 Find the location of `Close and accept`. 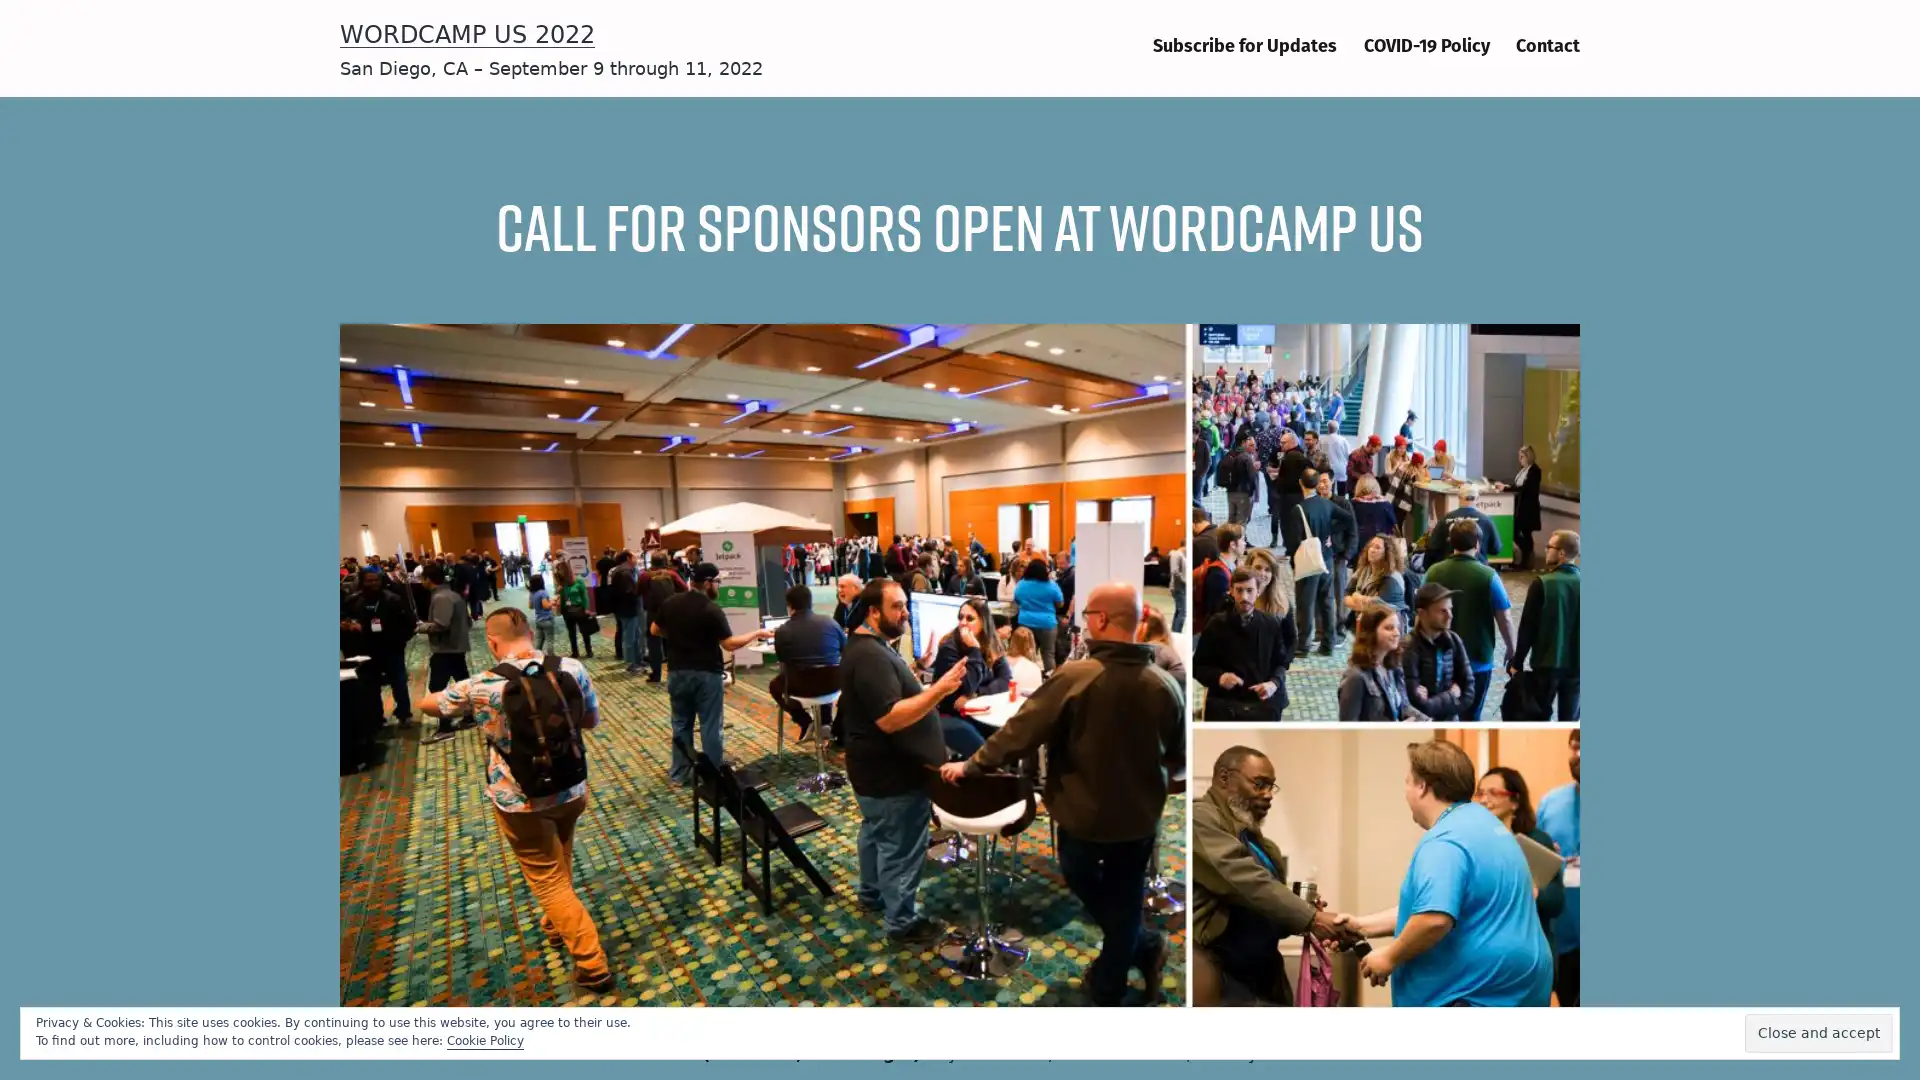

Close and accept is located at coordinates (1819, 1033).